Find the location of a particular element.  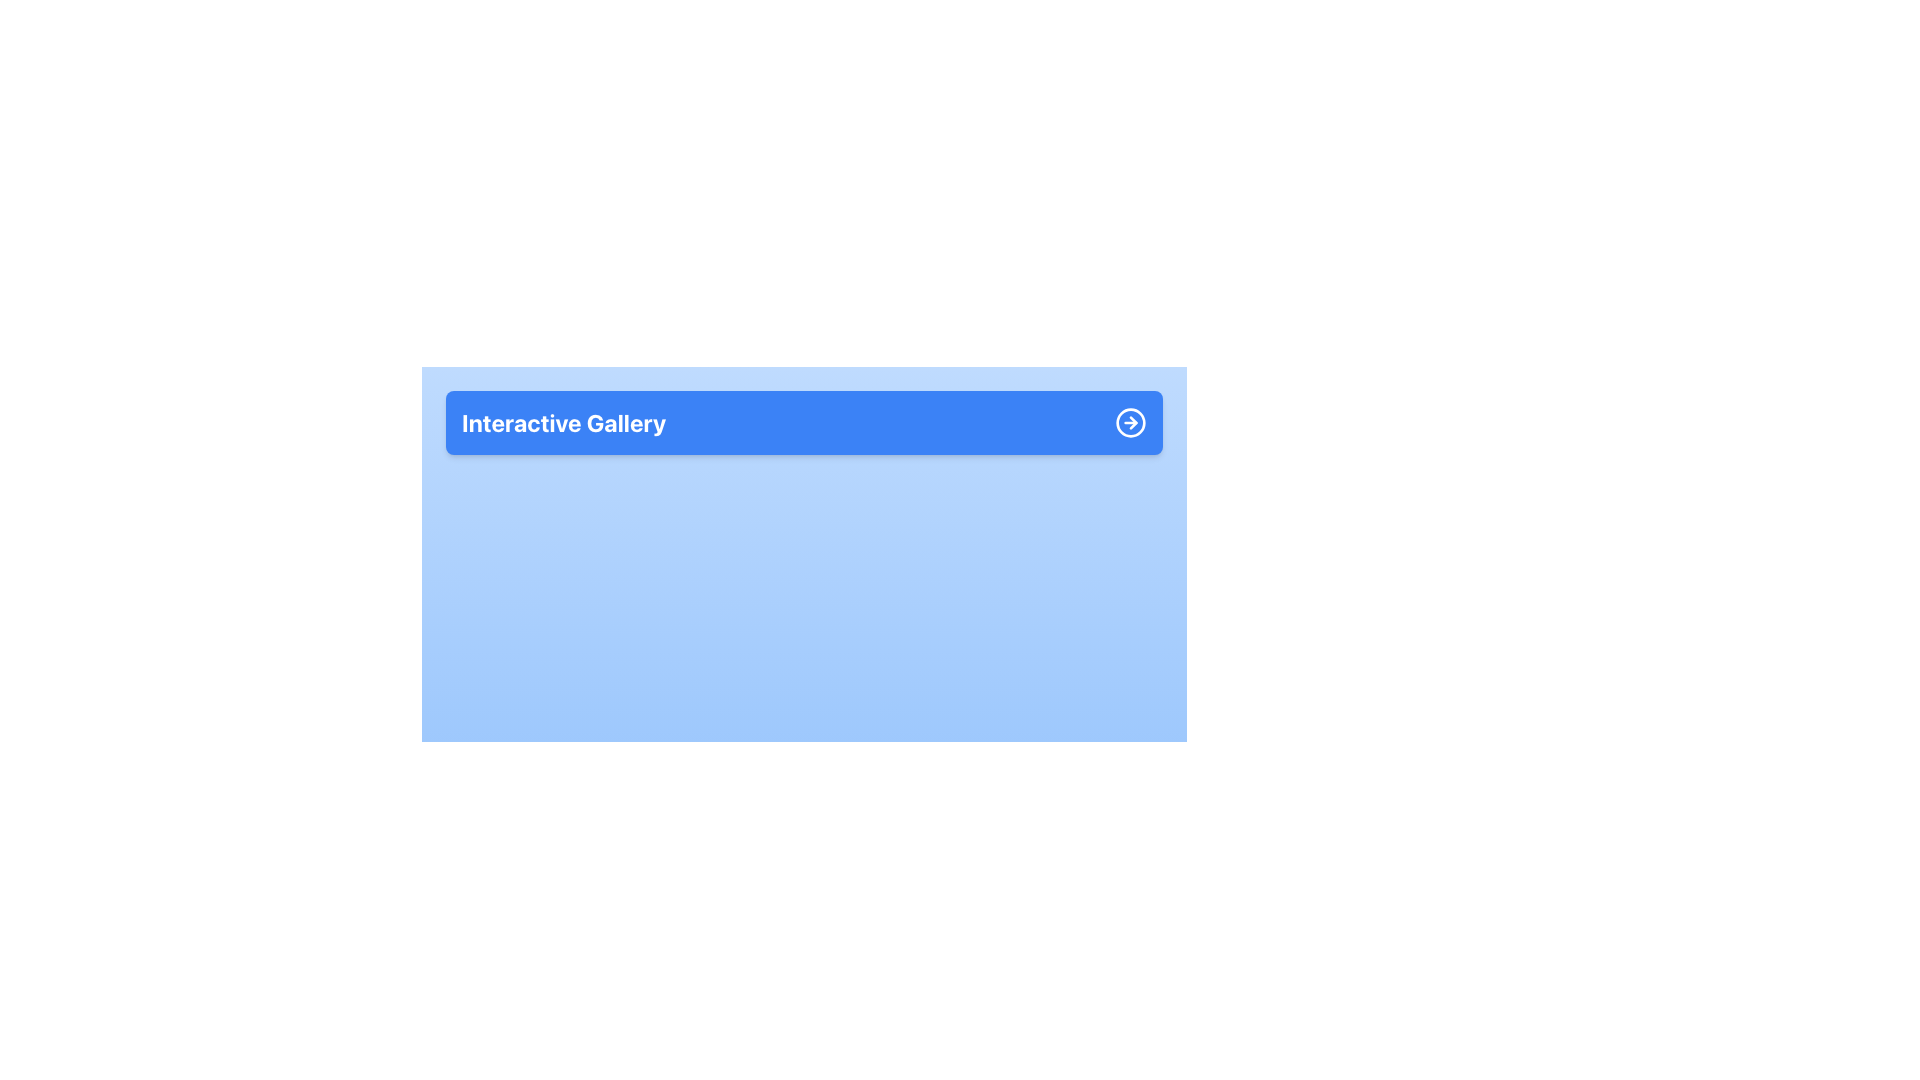

the SVG graphic element styled as a button located on the far right side of the blue header, aligned with the 'Interactive Gallery' text is located at coordinates (1131, 422).